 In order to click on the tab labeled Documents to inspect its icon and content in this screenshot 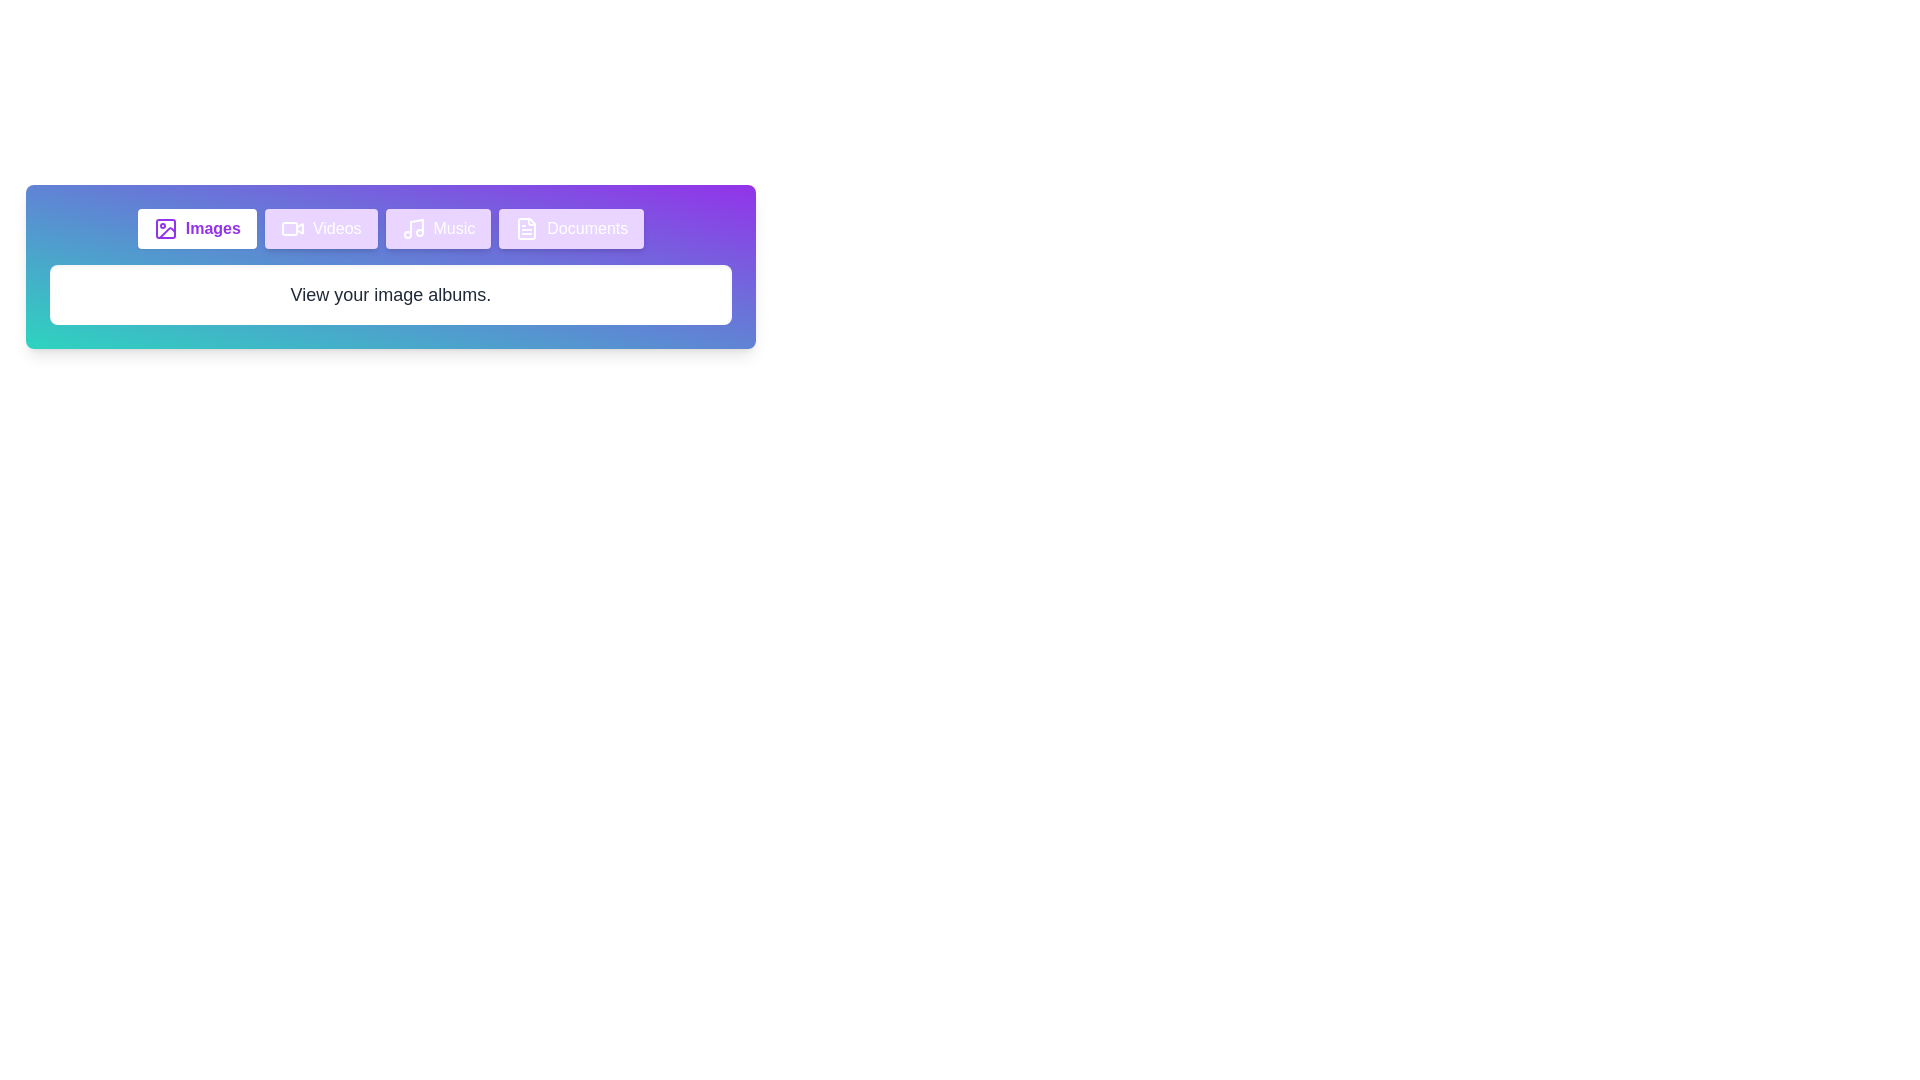, I will do `click(570, 227)`.